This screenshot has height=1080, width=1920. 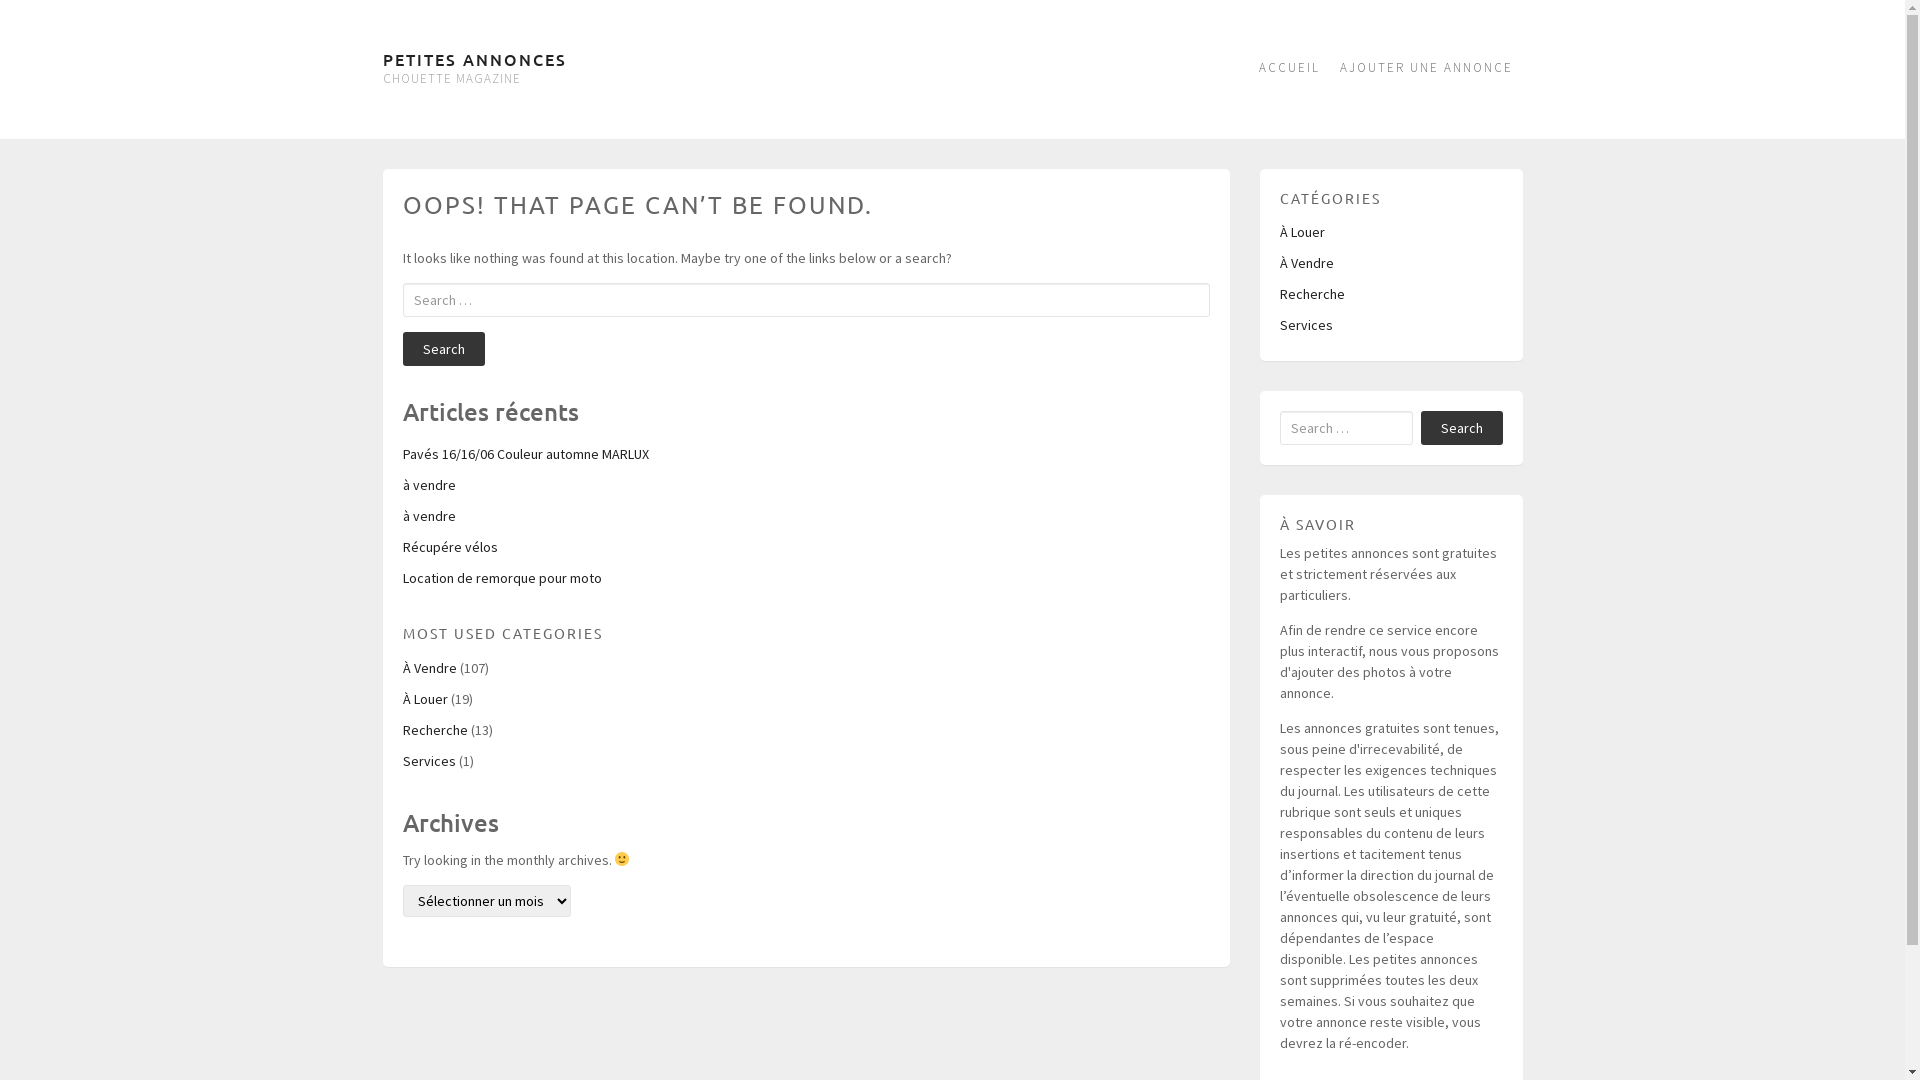 What do you see at coordinates (1346, 427) in the screenshot?
I see `'Search for:'` at bounding box center [1346, 427].